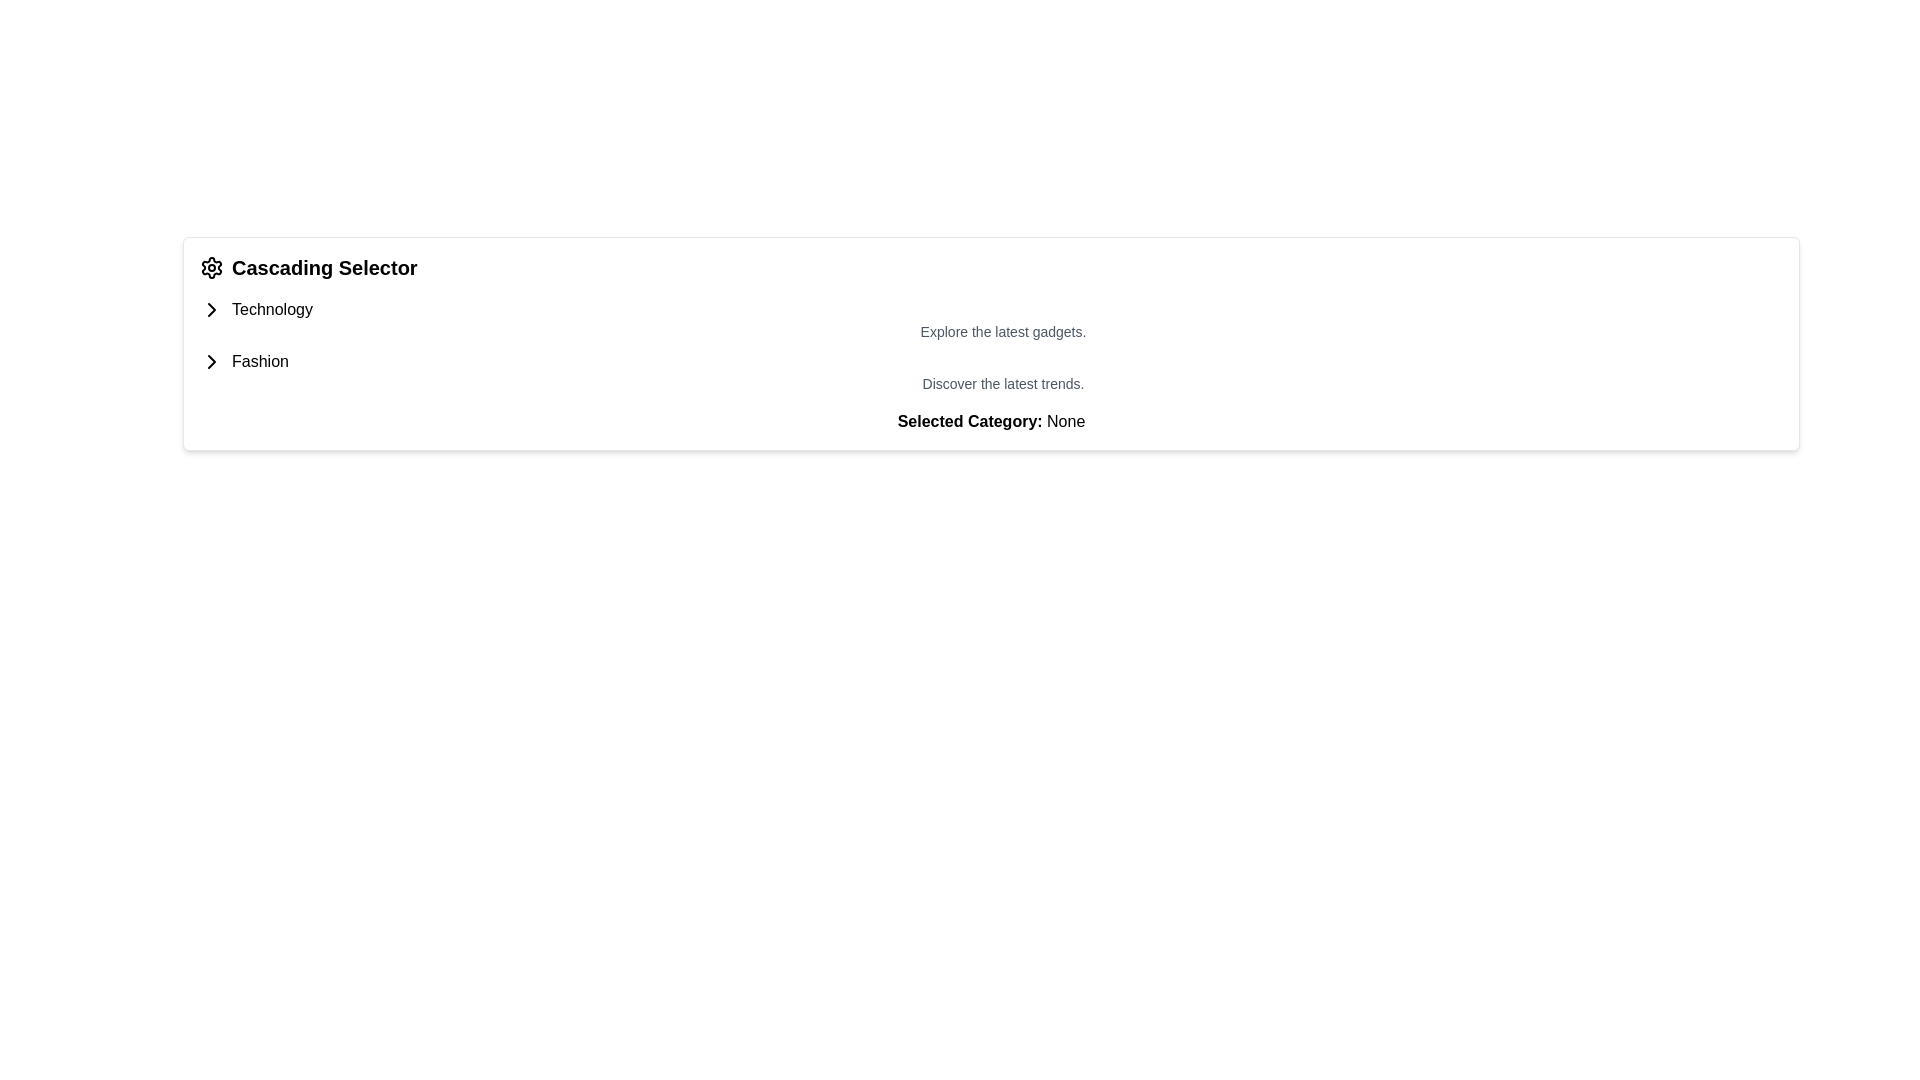 The height and width of the screenshot is (1080, 1920). Describe the element at coordinates (271, 309) in the screenshot. I see `the 'Technology' text label in the vertical list of categories` at that location.